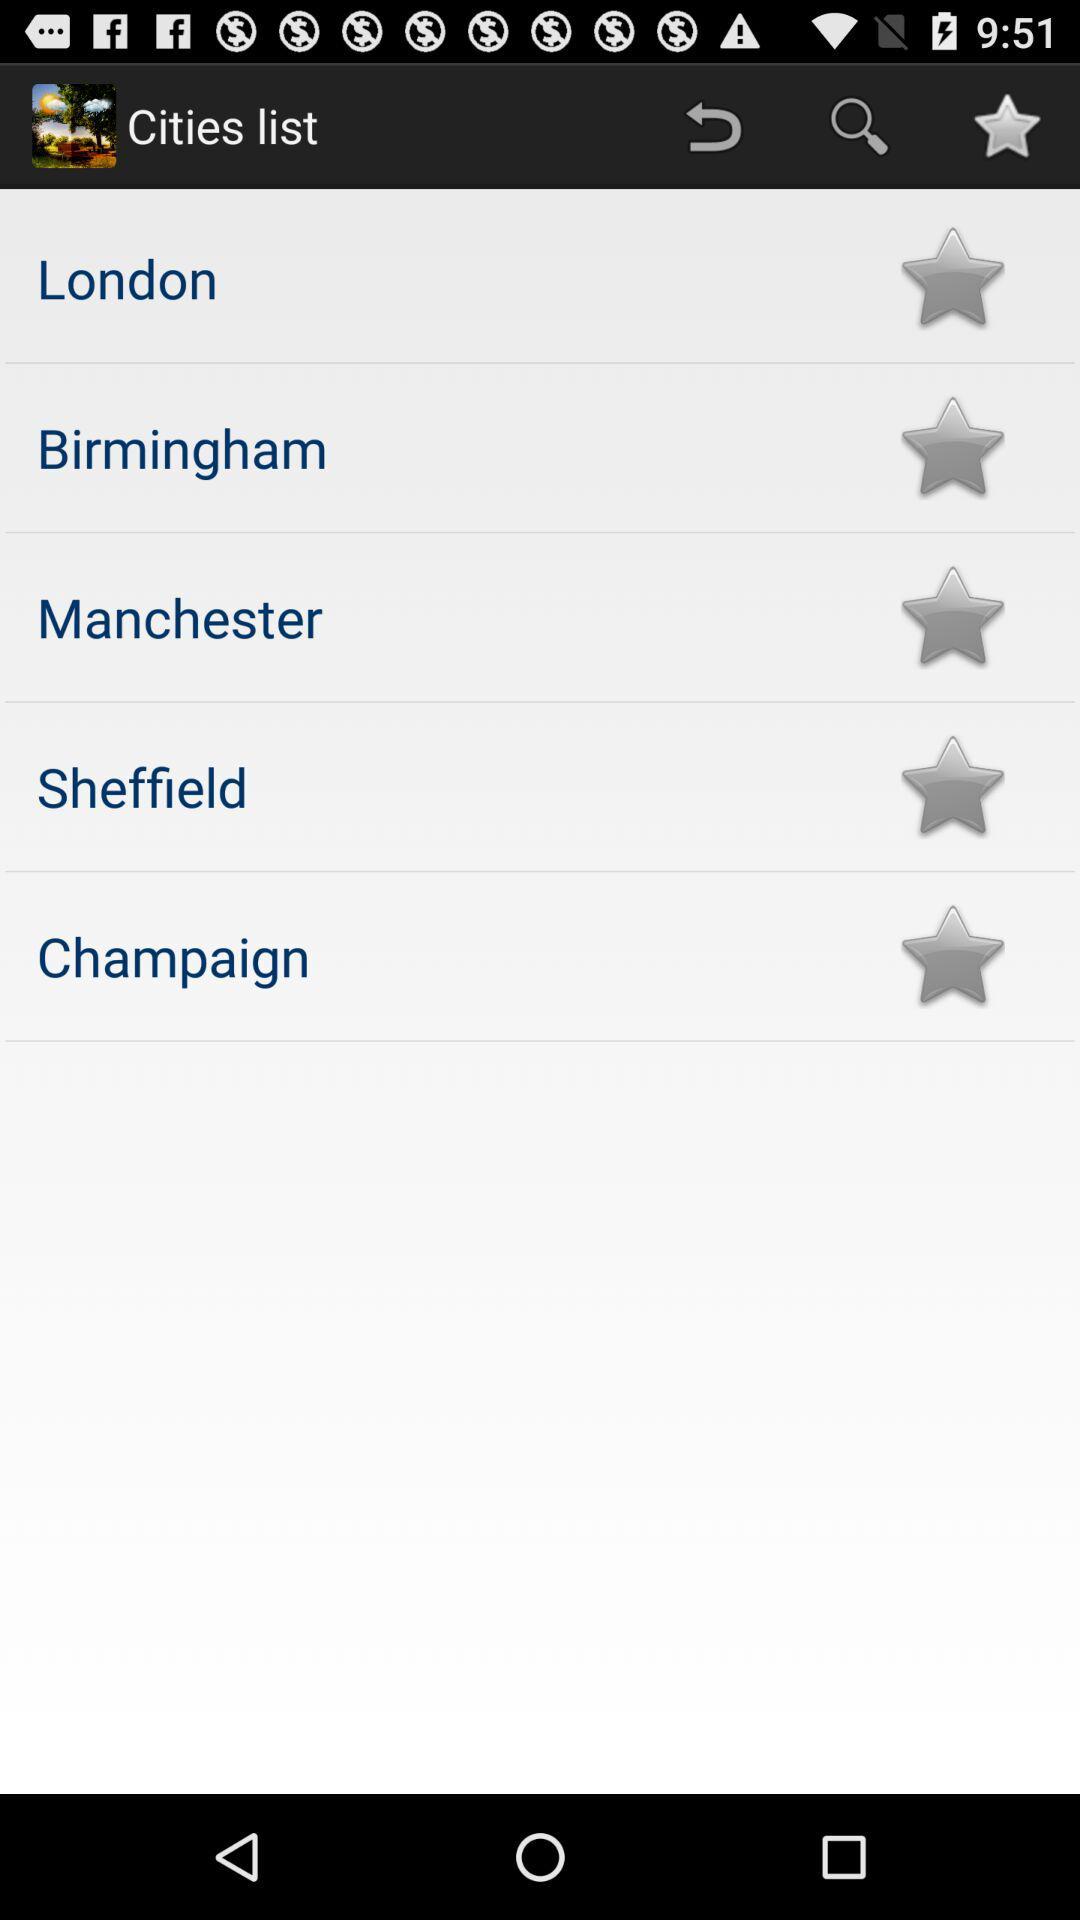 Image resolution: width=1080 pixels, height=1920 pixels. Describe the element at coordinates (951, 785) in the screenshot. I see `star button` at that location.